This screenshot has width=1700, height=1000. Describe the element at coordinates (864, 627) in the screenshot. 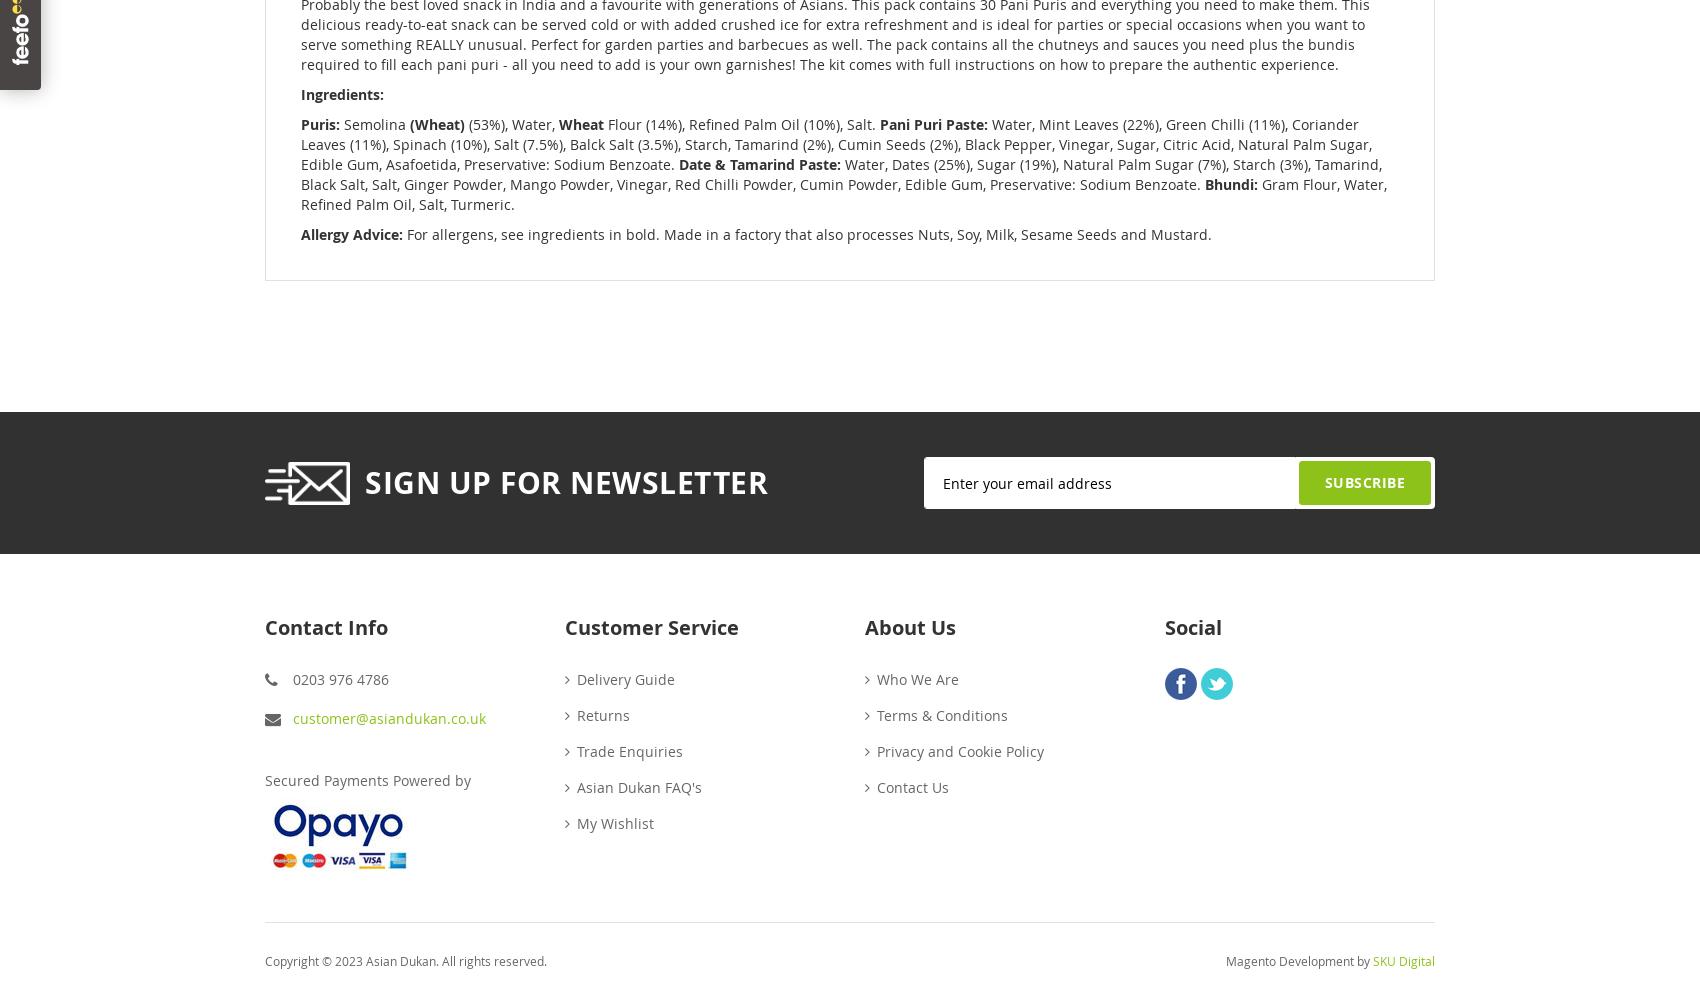

I see `'About Us'` at that location.